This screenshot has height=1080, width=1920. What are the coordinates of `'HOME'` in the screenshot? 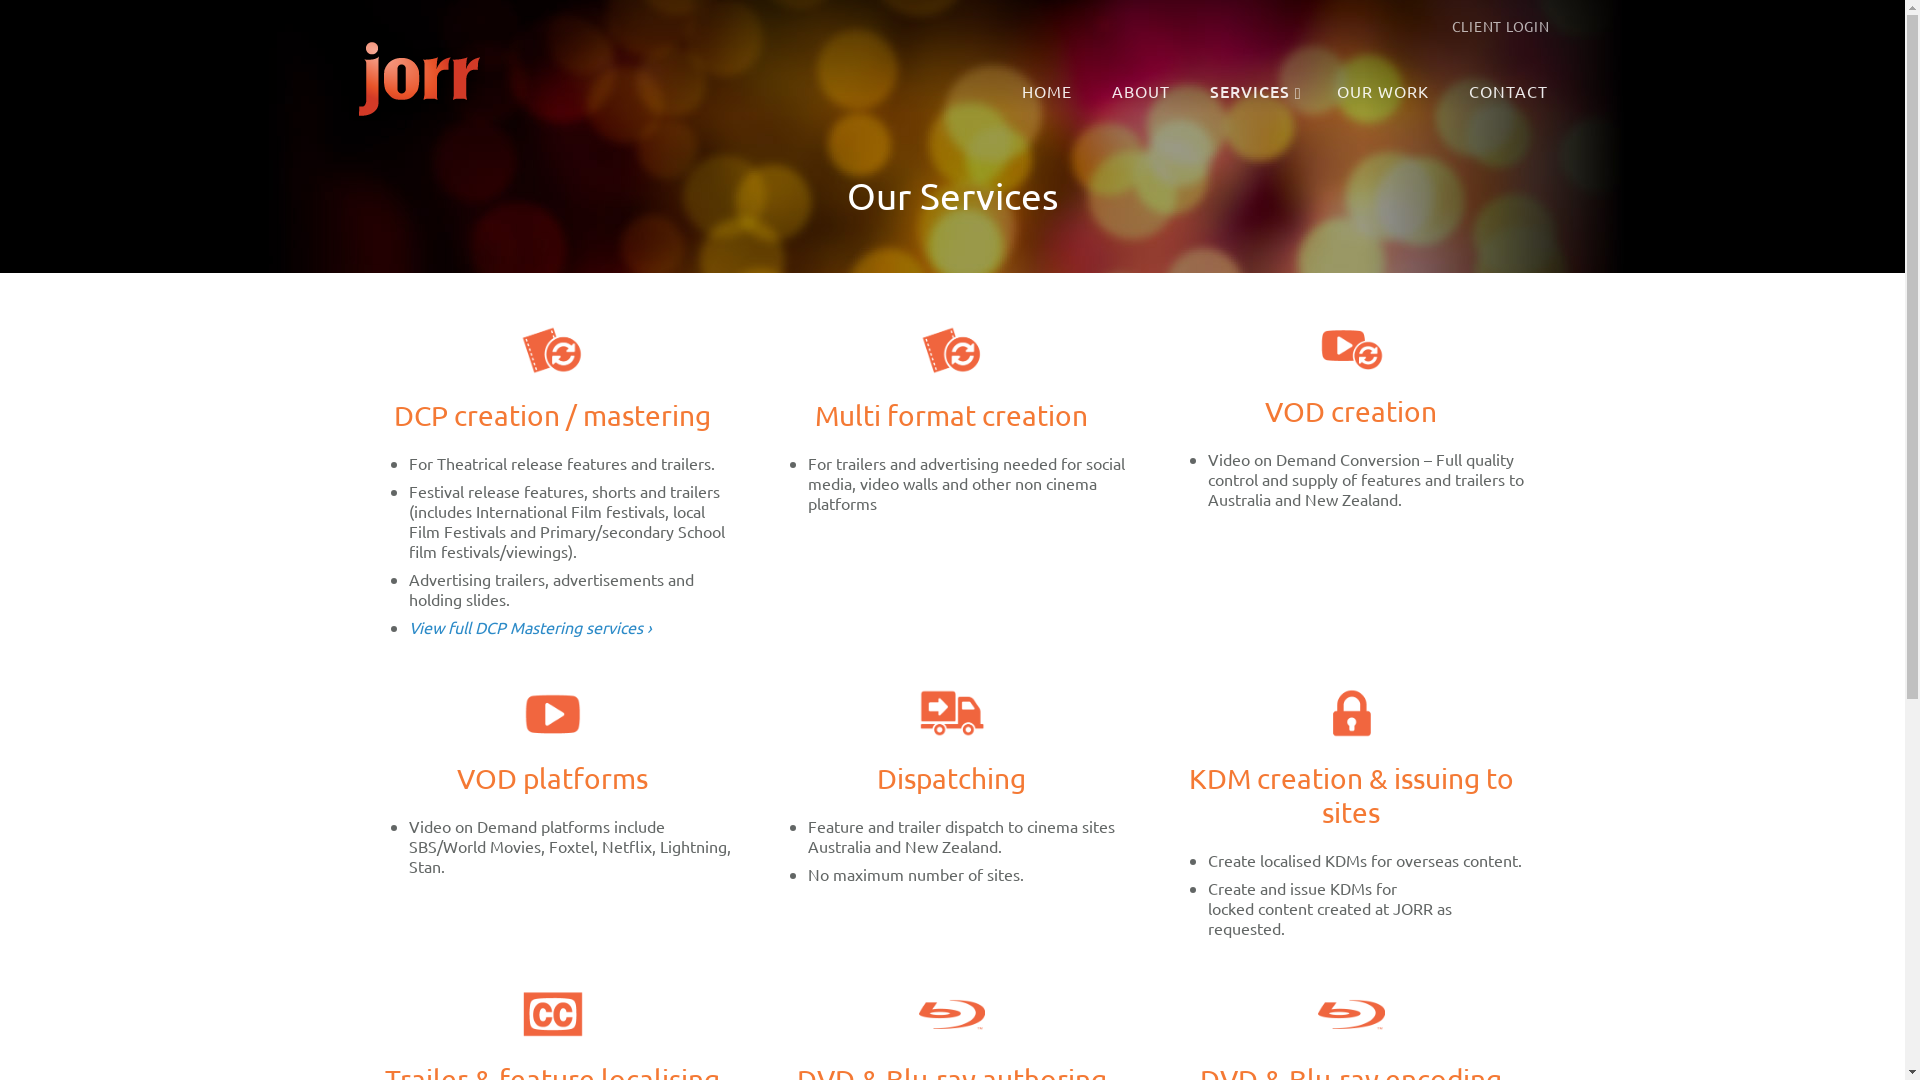 It's located at (1048, 92).